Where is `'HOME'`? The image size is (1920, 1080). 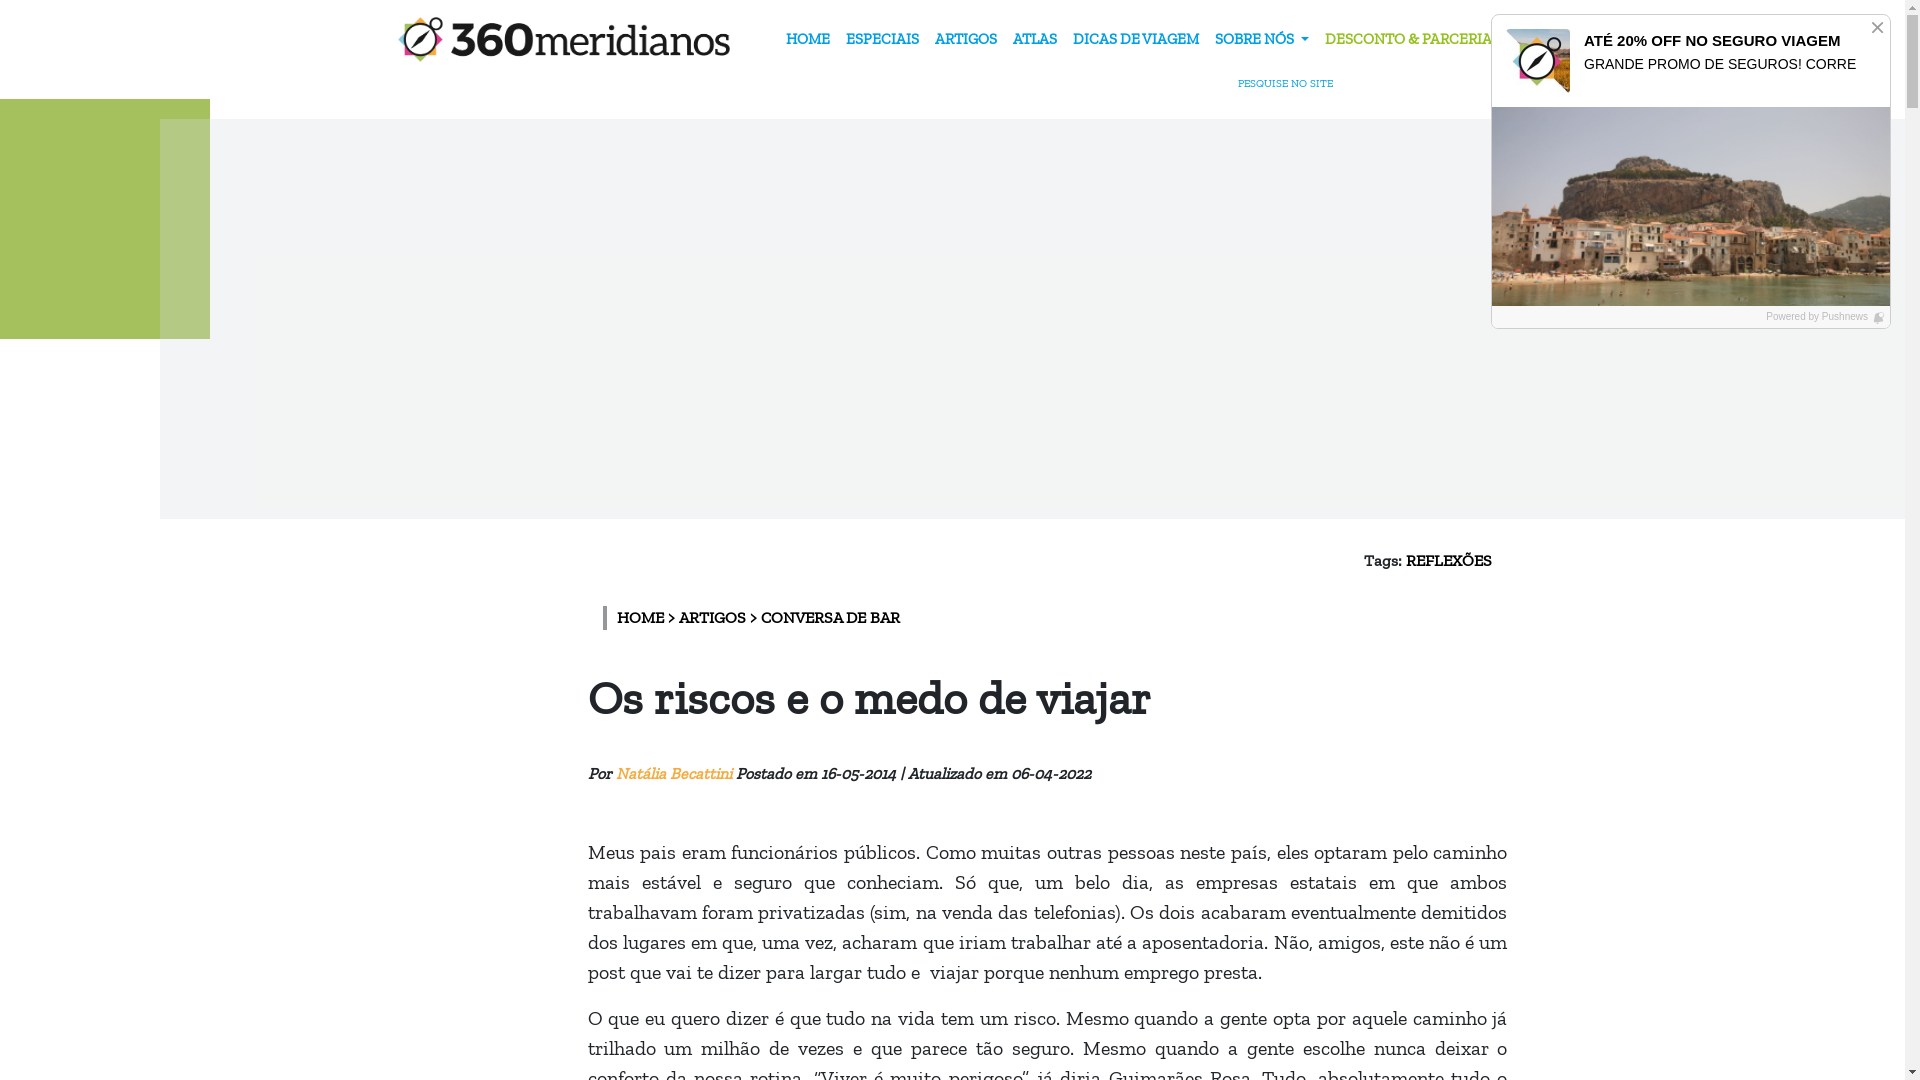 'HOME' is located at coordinates (807, 39).